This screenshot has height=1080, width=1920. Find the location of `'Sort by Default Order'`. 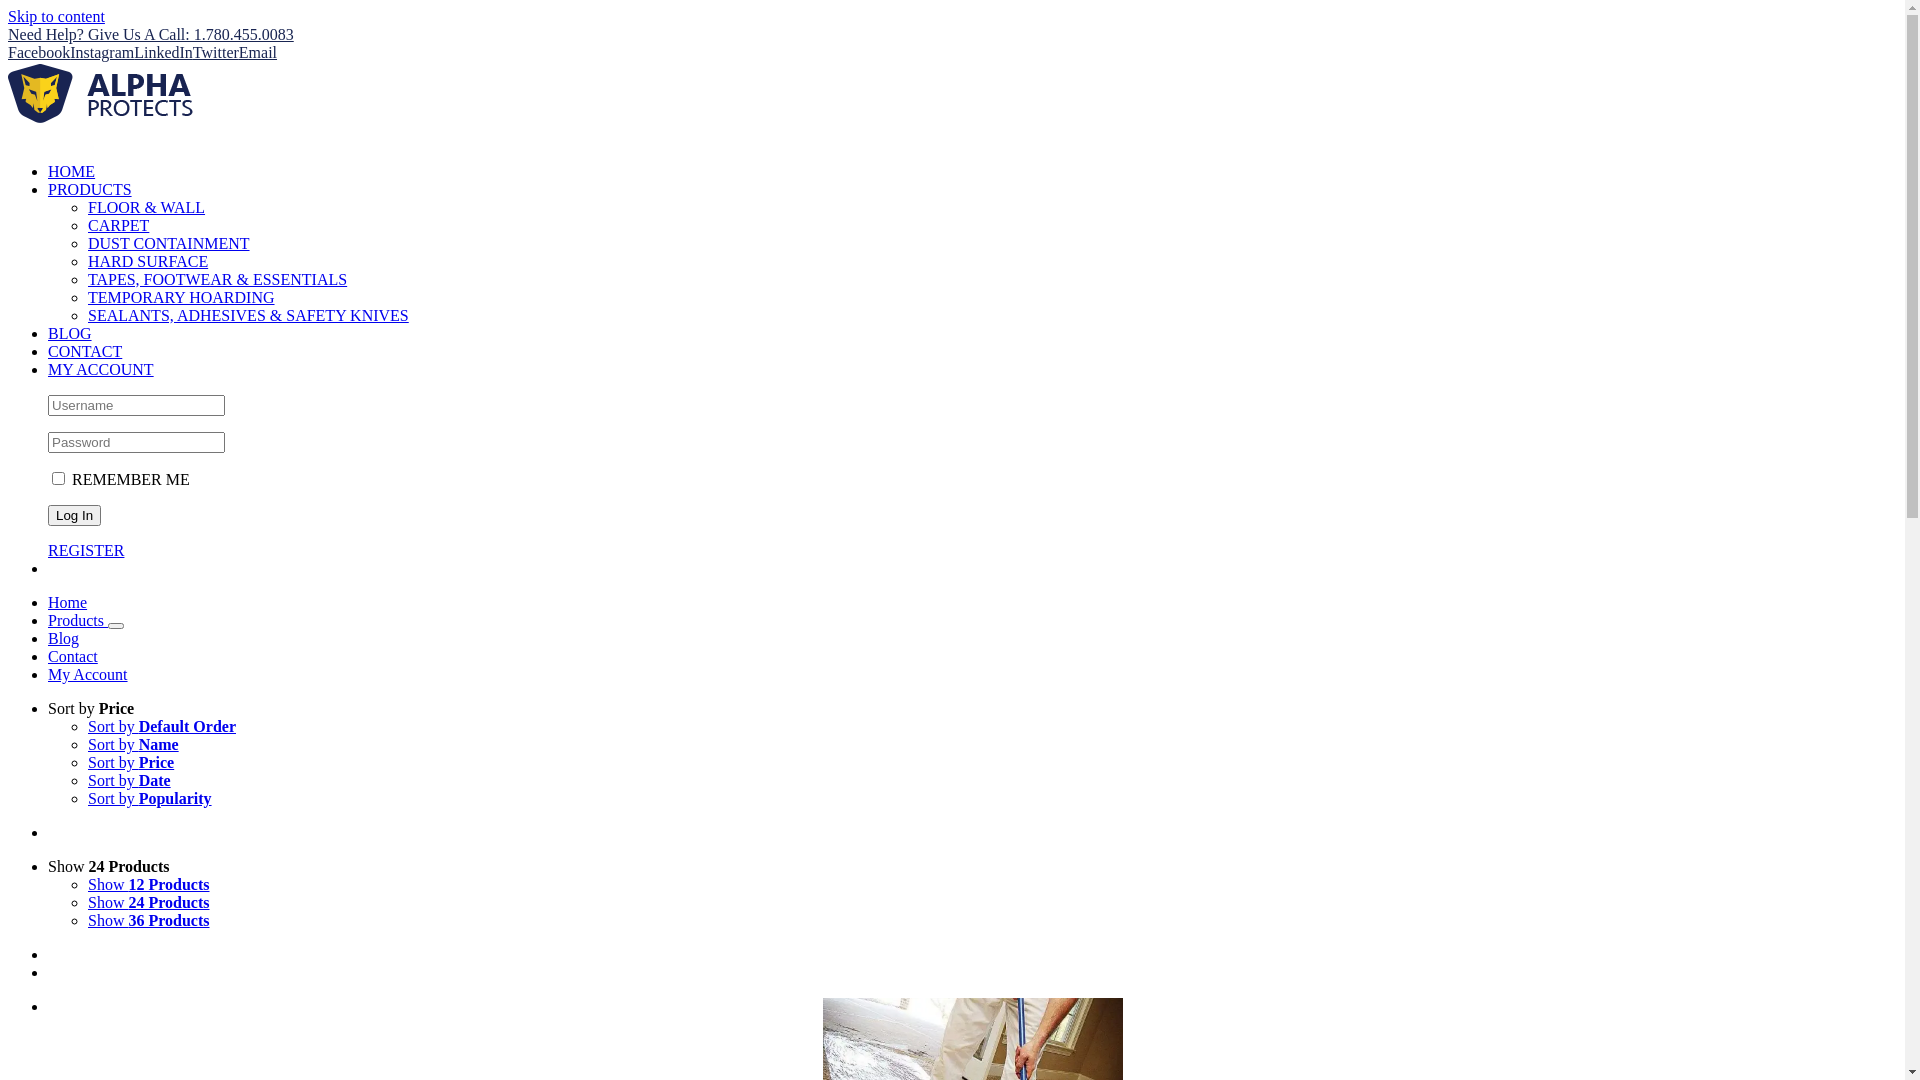

'Sort by Default Order' is located at coordinates (86, 726).